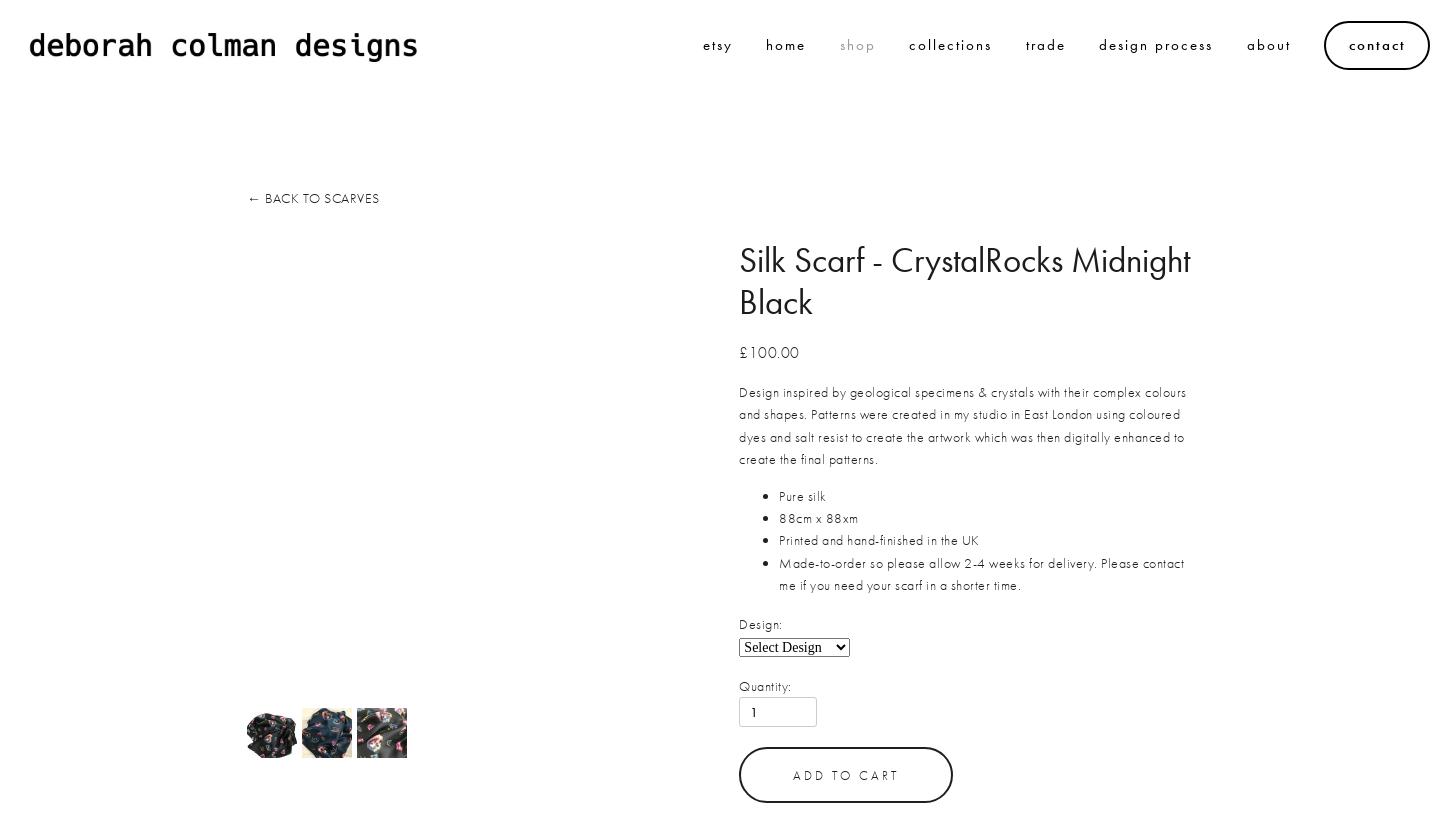 This screenshot has width=1450, height=820. What do you see at coordinates (802, 495) in the screenshot?
I see `'Pure silk'` at bounding box center [802, 495].